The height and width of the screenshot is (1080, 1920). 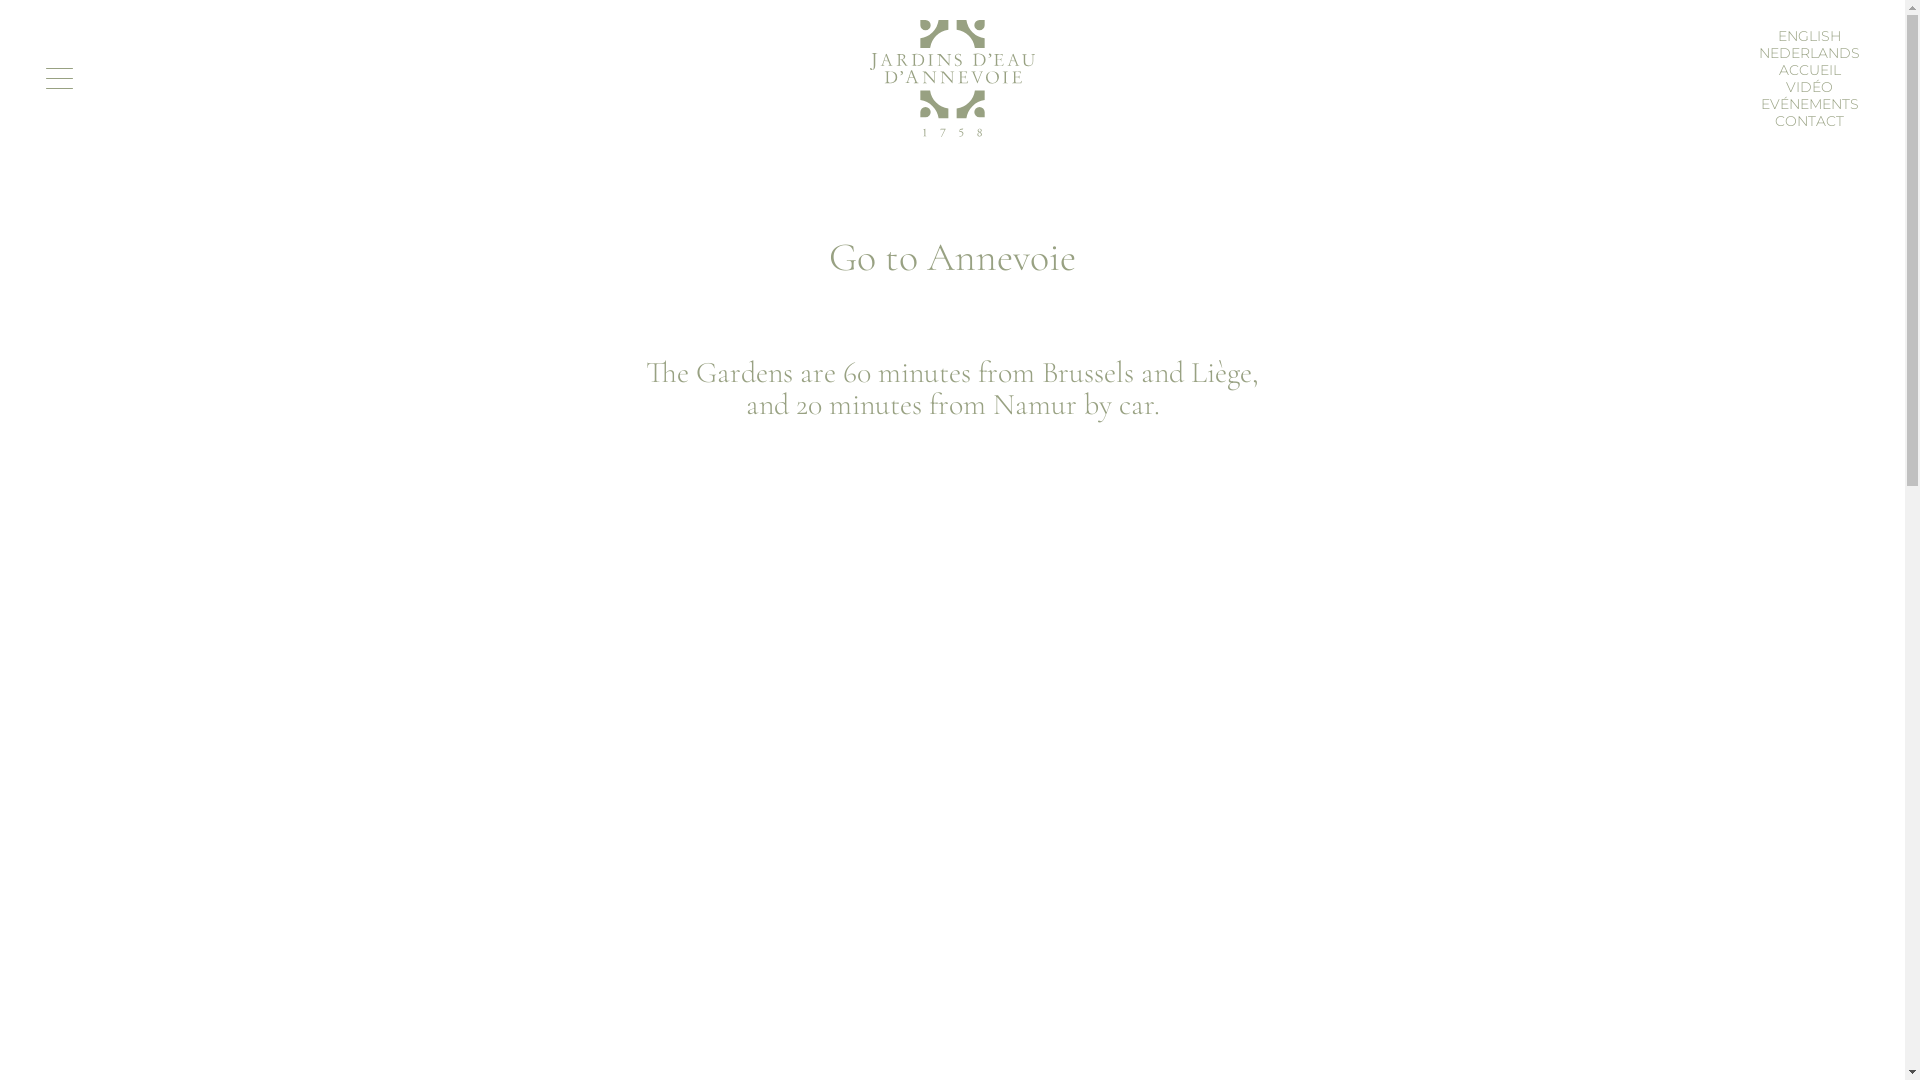 I want to click on 'NEDERLANDS', so click(x=1809, y=52).